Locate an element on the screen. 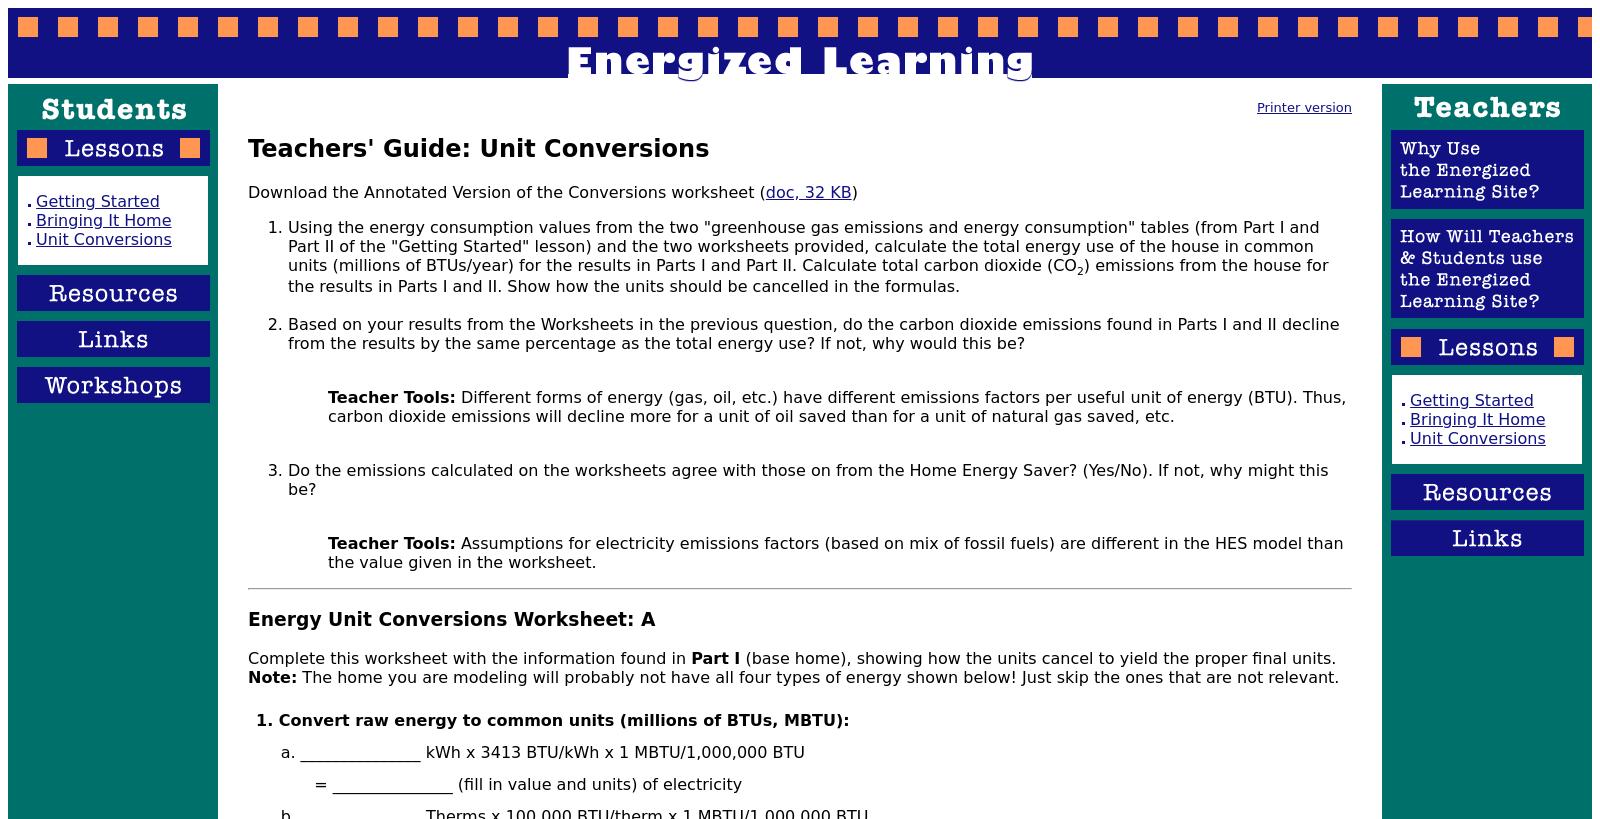  'Download the Annotated Version of the Conversions worksheet 
(' is located at coordinates (505, 191).